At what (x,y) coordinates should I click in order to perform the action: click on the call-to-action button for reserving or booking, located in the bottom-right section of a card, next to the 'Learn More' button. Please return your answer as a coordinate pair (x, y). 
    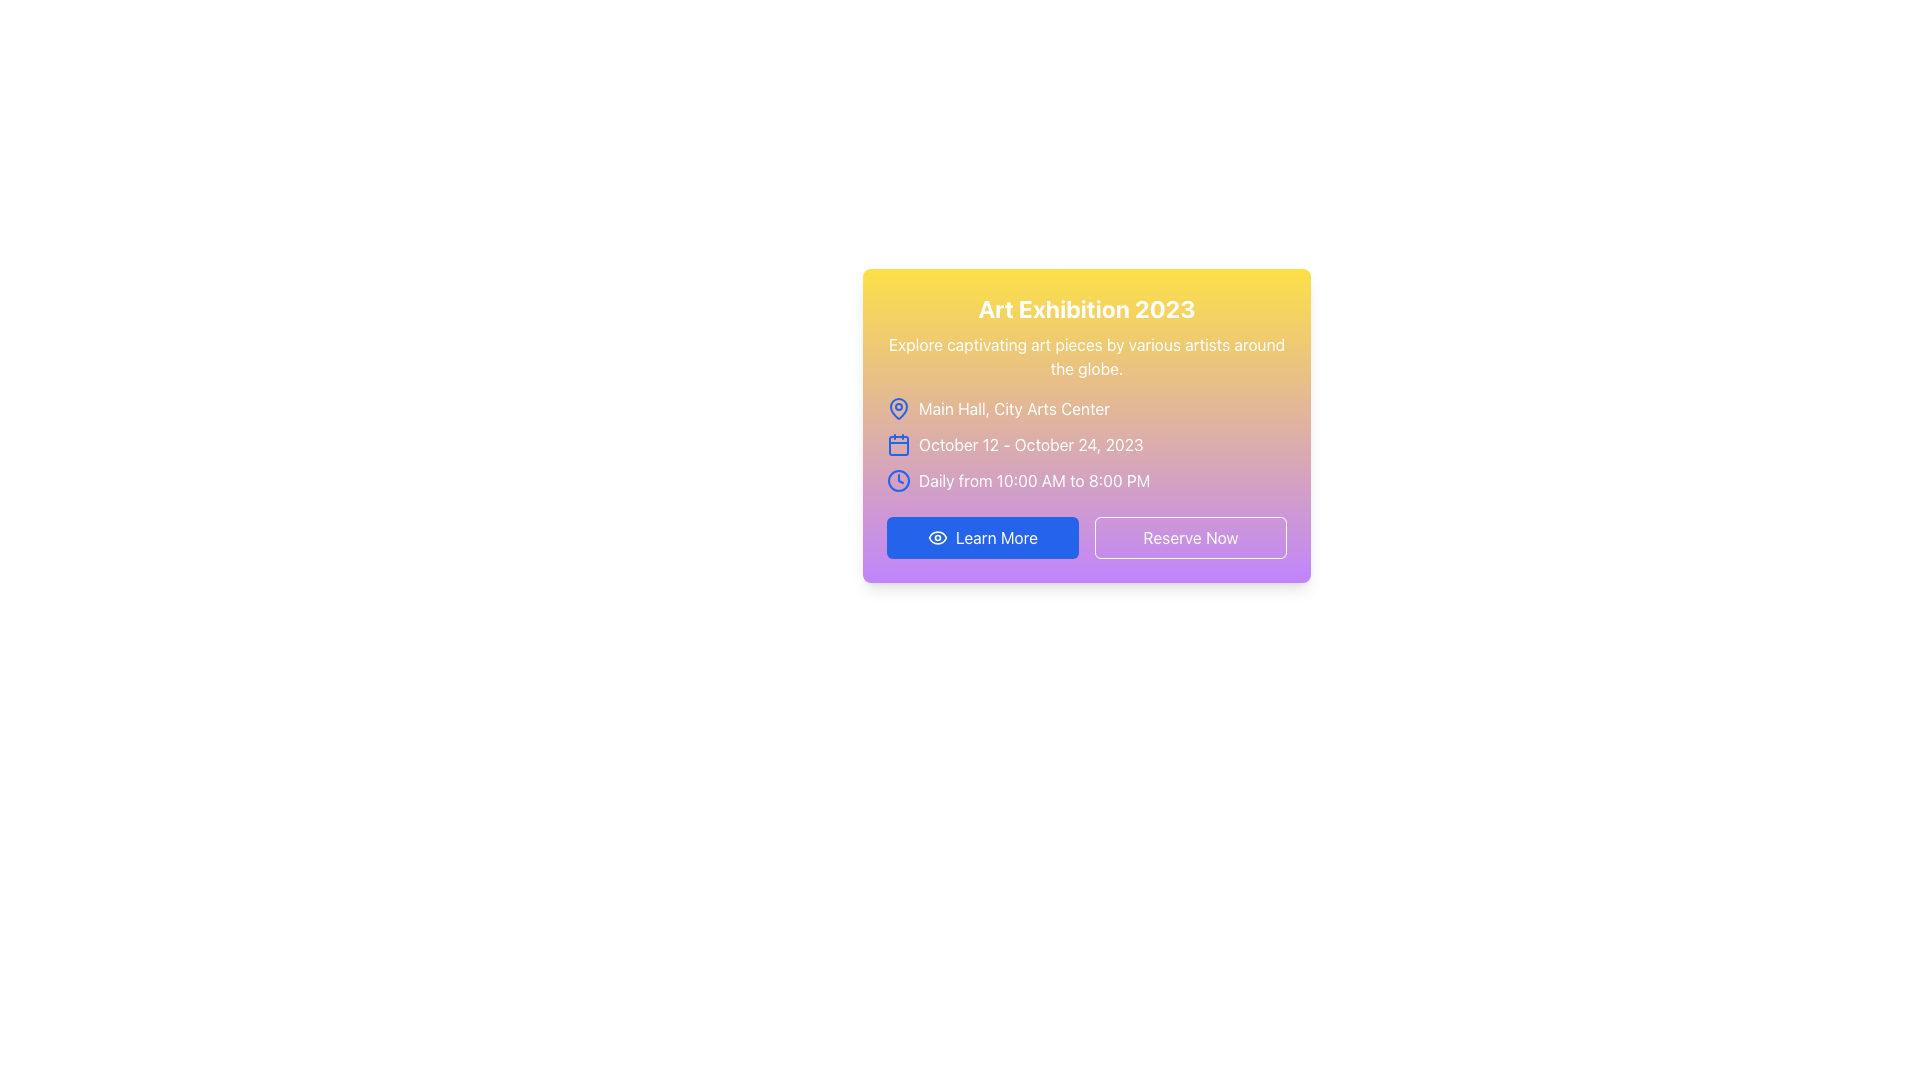
    Looking at the image, I should click on (1190, 536).